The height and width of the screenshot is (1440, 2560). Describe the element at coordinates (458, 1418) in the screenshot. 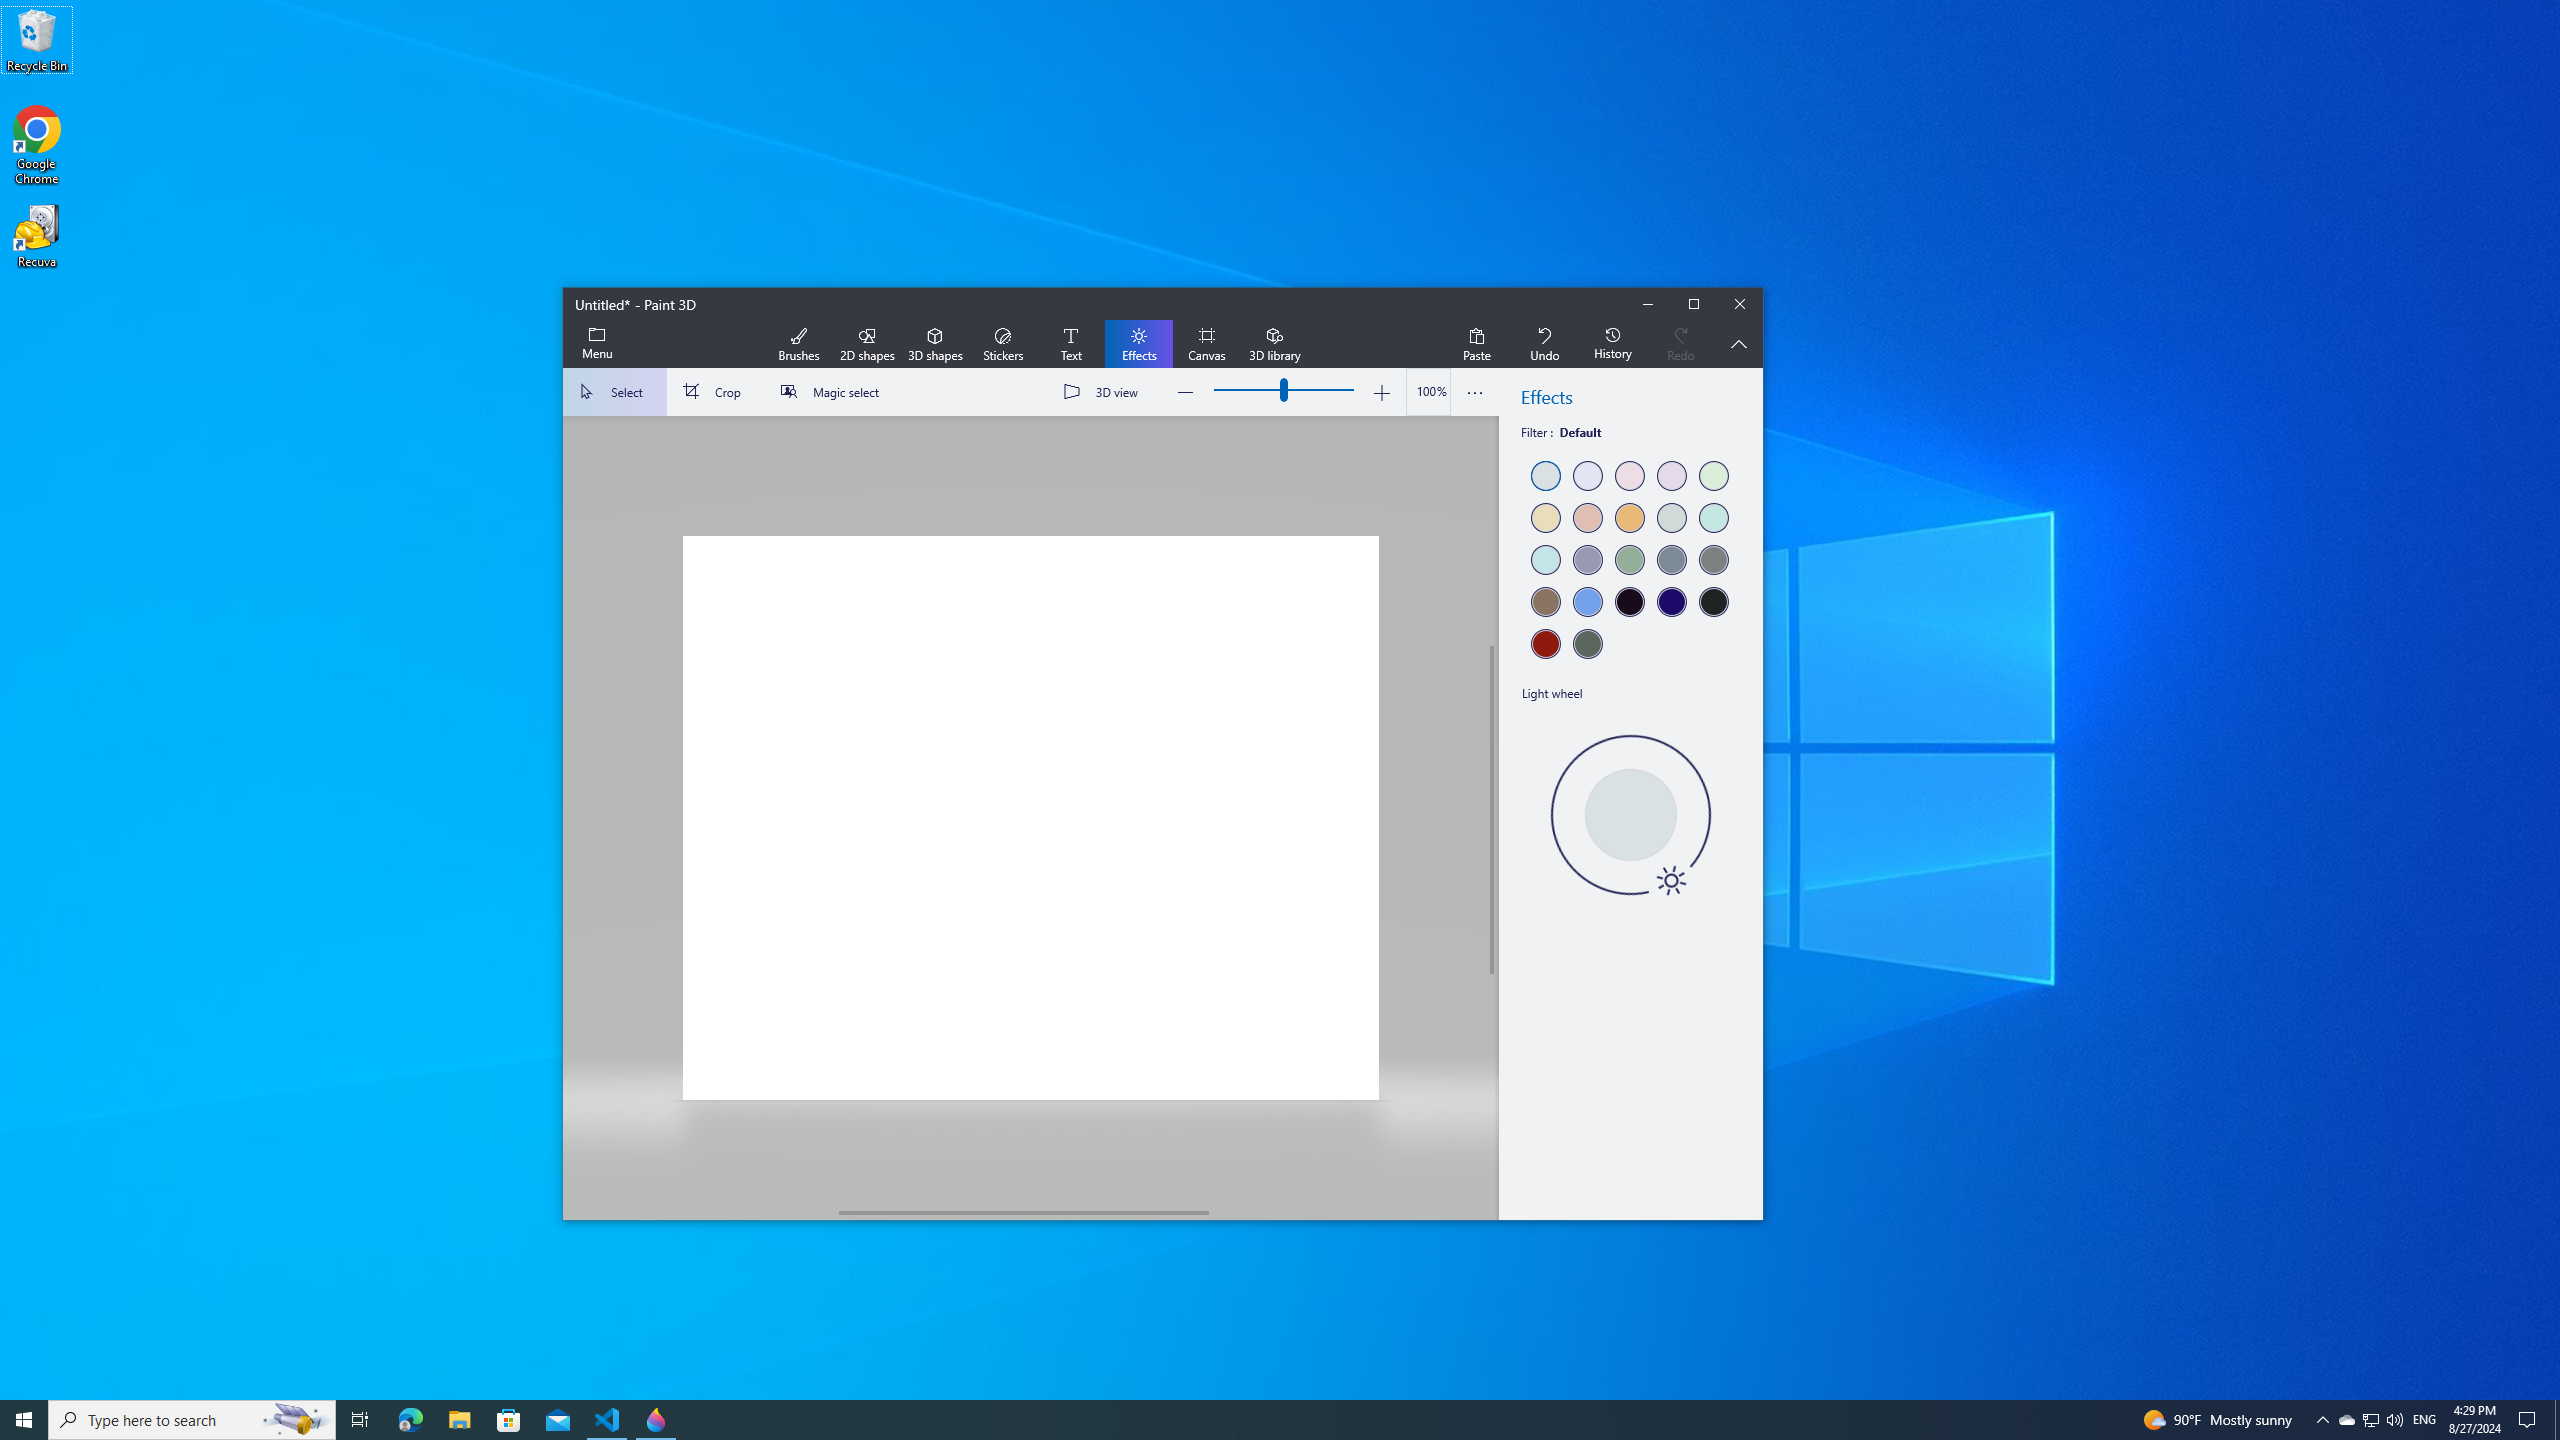

I see `'File Explorer'` at that location.